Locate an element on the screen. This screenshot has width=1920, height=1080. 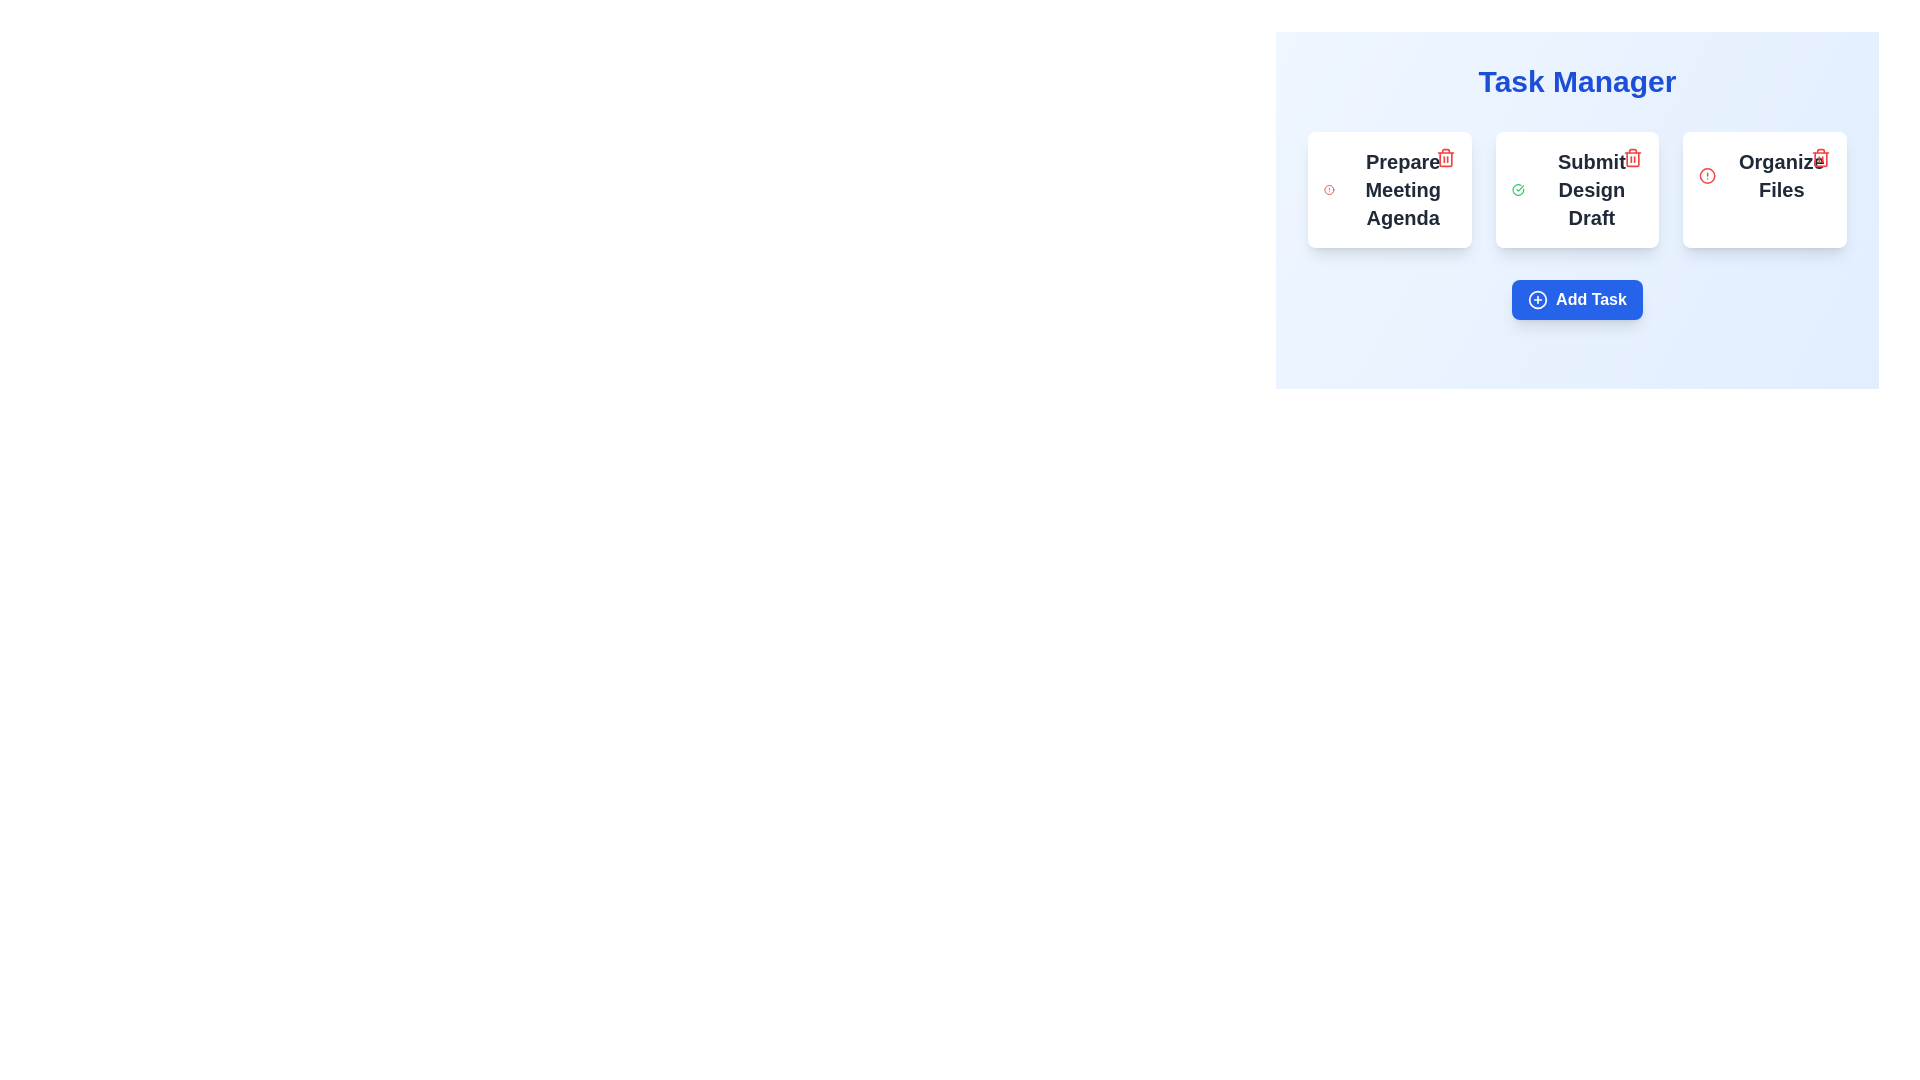
the circular graphical element of the 'plus inside a circle' icon located at the center of the 'Add Task' button in the task management section is located at coordinates (1537, 300).